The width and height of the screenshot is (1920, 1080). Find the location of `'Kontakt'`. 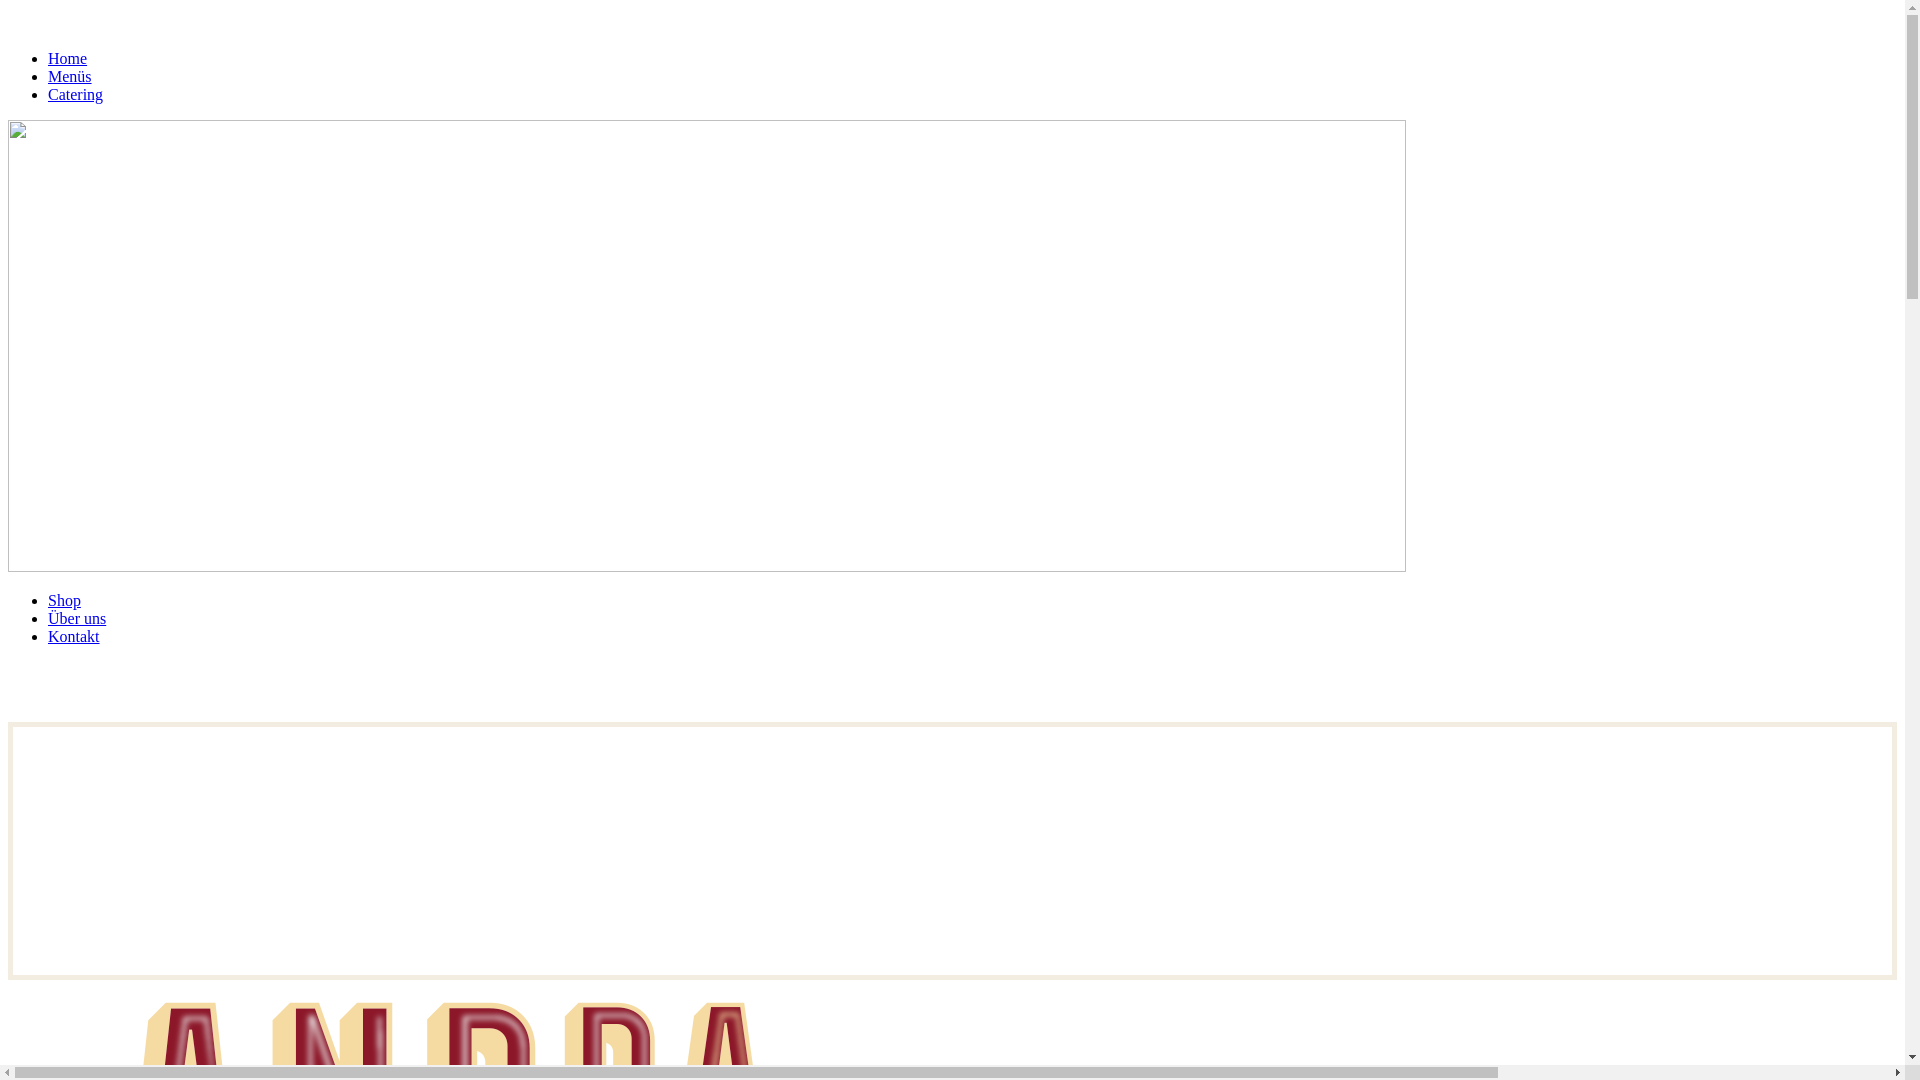

'Kontakt' is located at coordinates (73, 636).